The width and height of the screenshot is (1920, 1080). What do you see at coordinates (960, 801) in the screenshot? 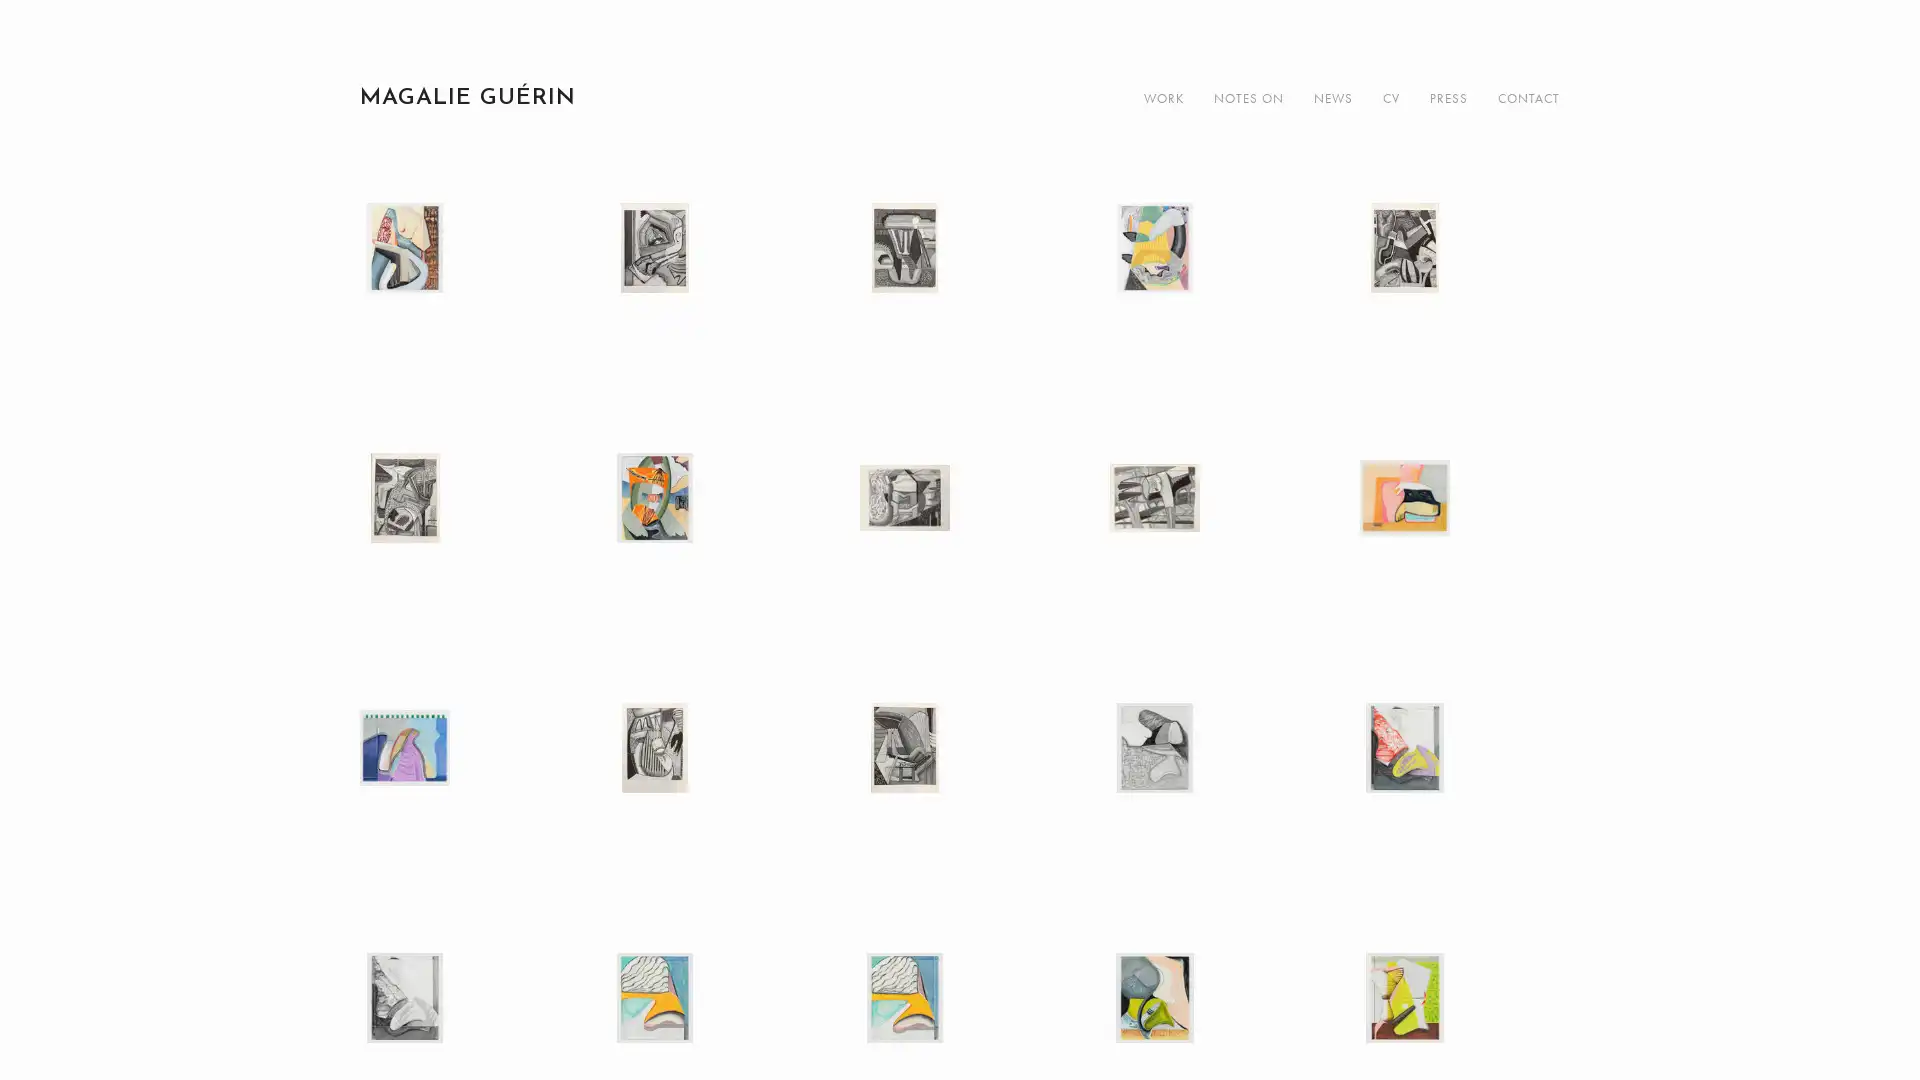
I see `View fullsize Small Copy Drawing 110, 2020` at bounding box center [960, 801].